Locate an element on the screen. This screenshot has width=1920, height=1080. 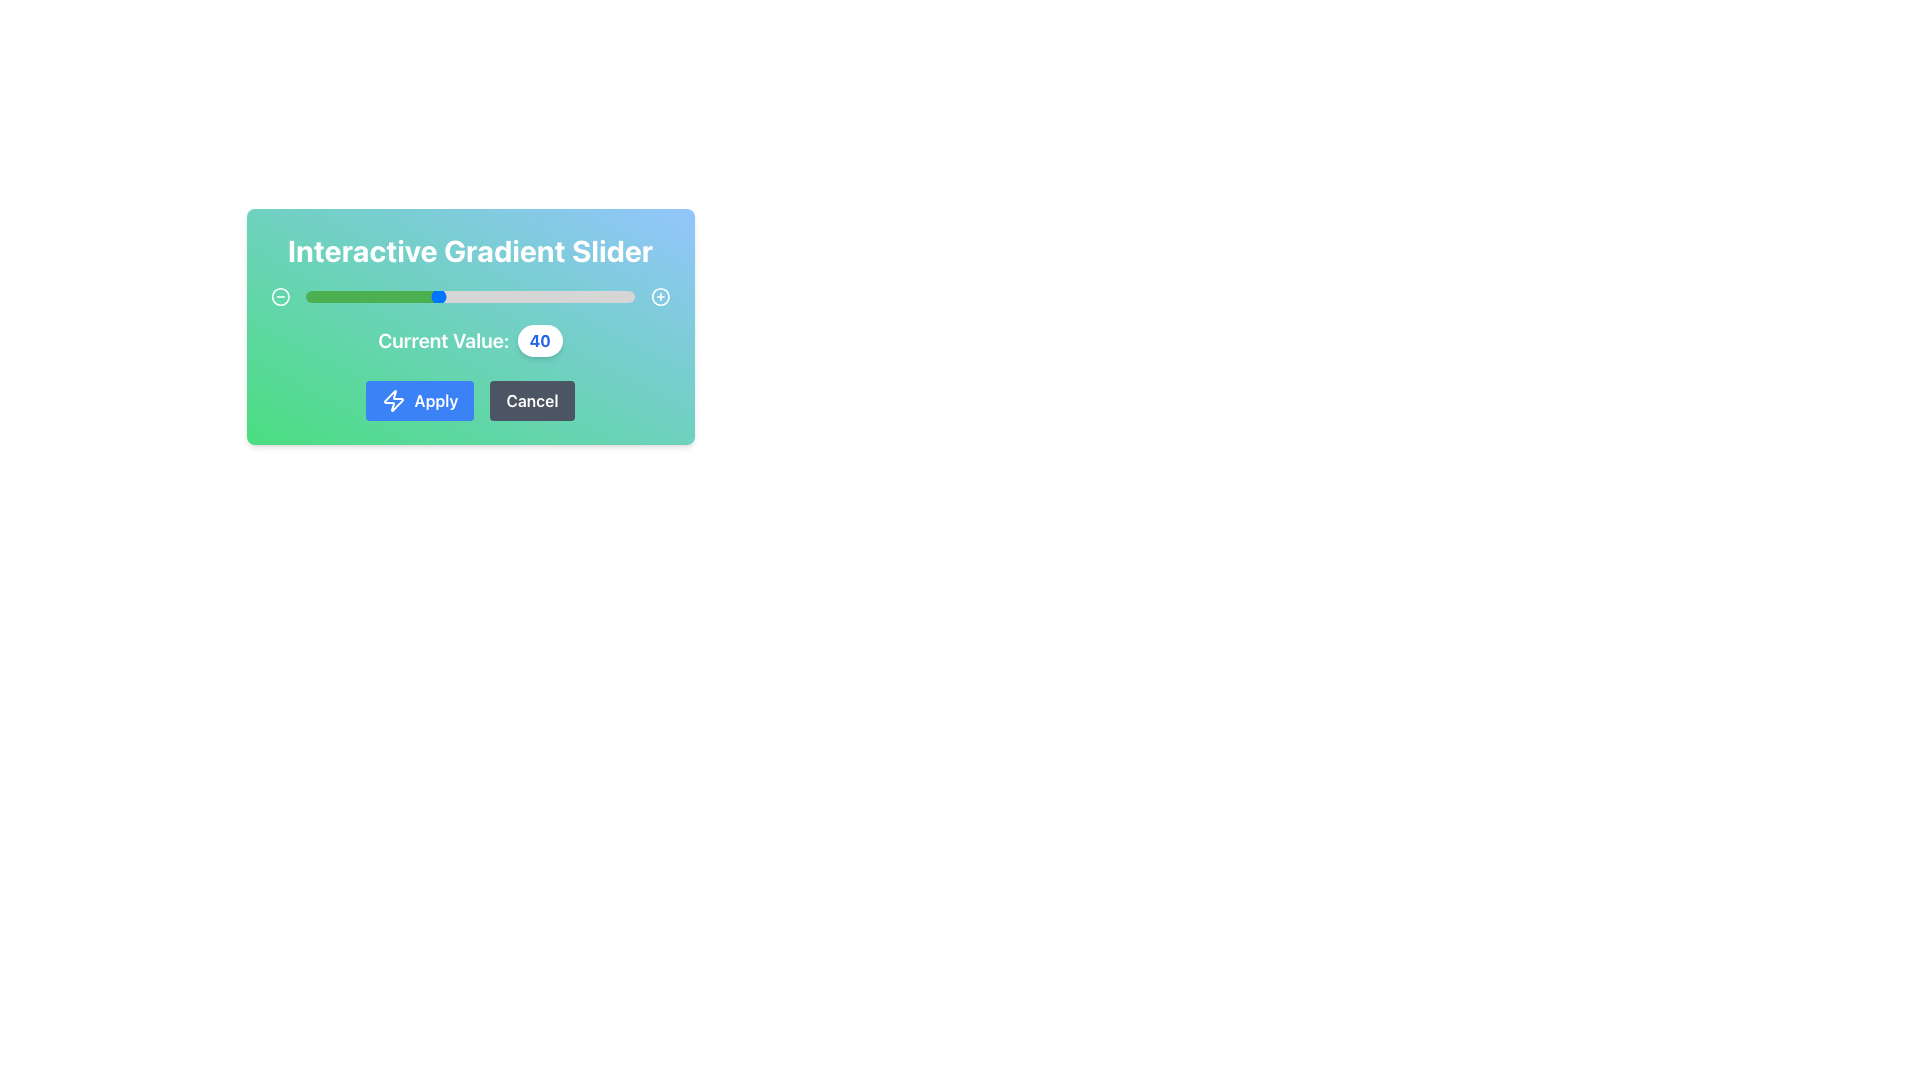
the slider is located at coordinates (452, 297).